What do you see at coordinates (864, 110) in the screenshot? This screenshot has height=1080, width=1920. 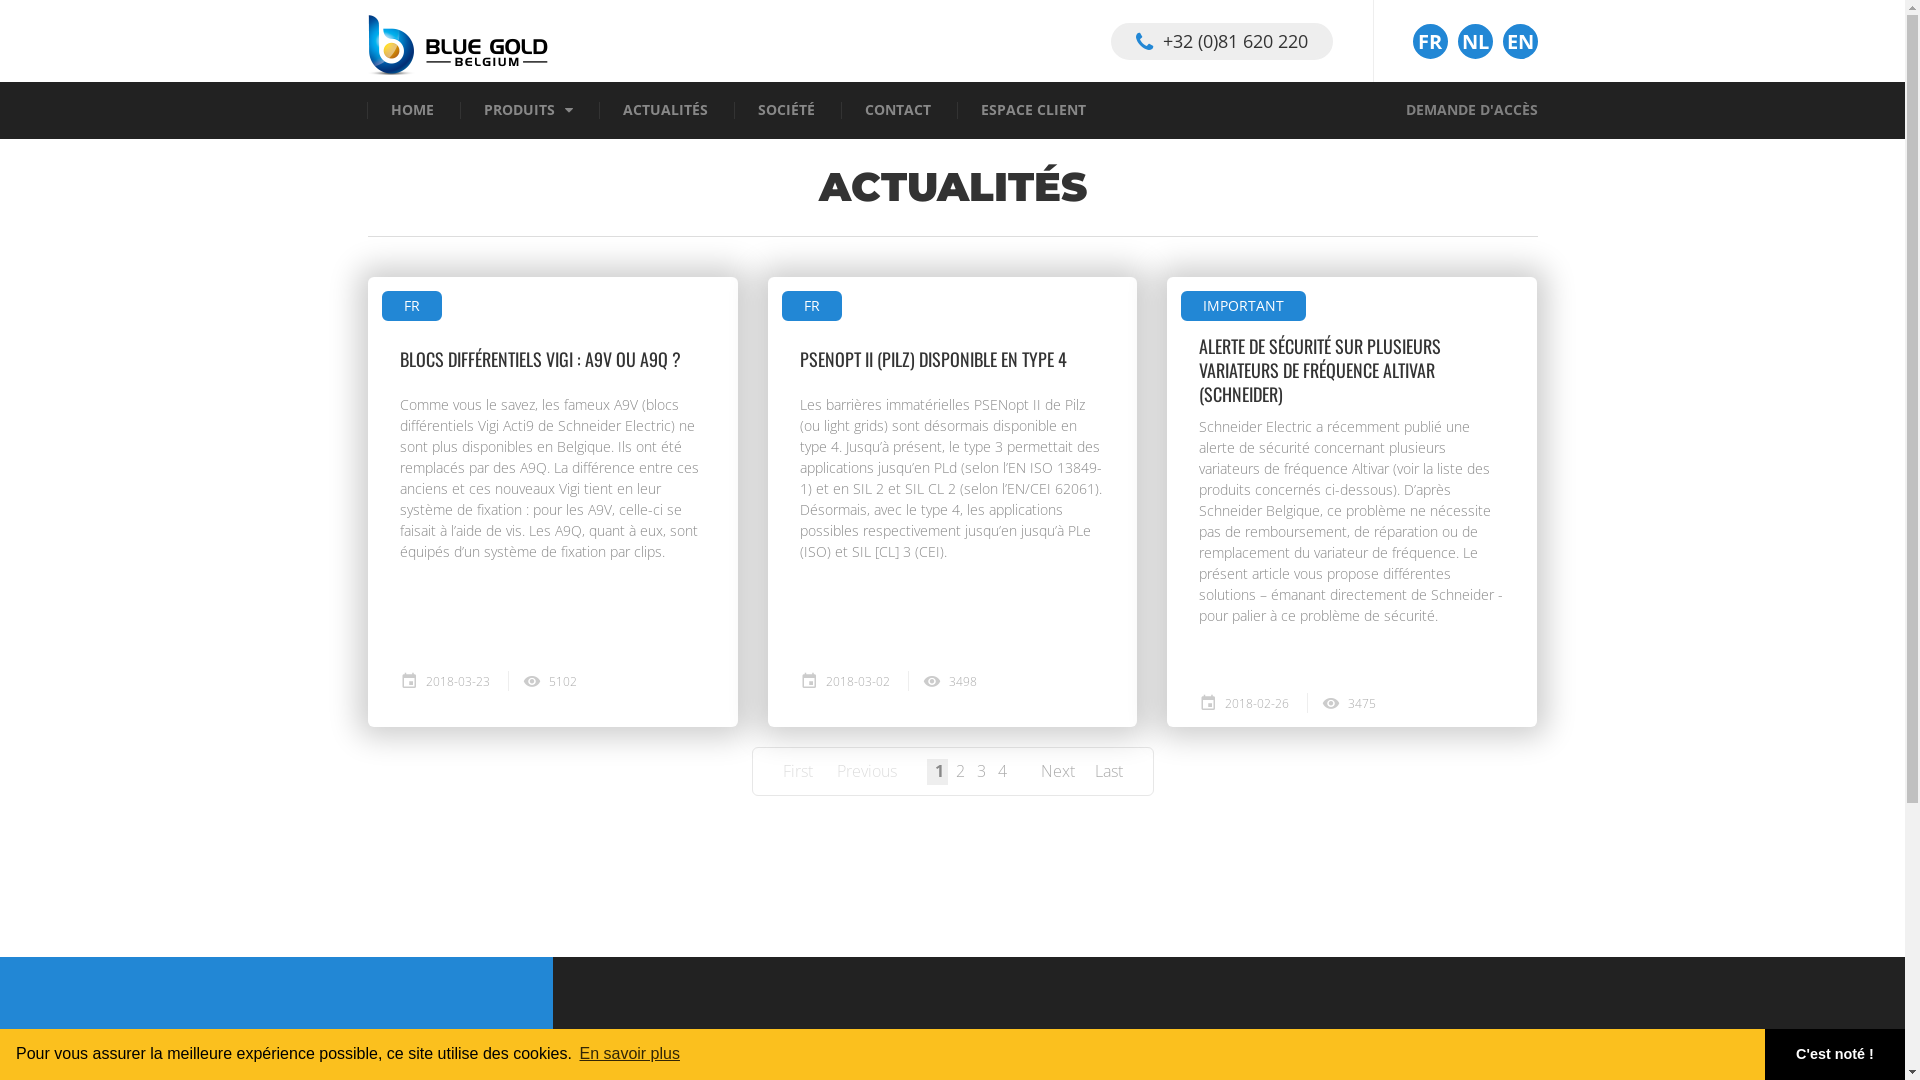 I see `'CONTACT'` at bounding box center [864, 110].